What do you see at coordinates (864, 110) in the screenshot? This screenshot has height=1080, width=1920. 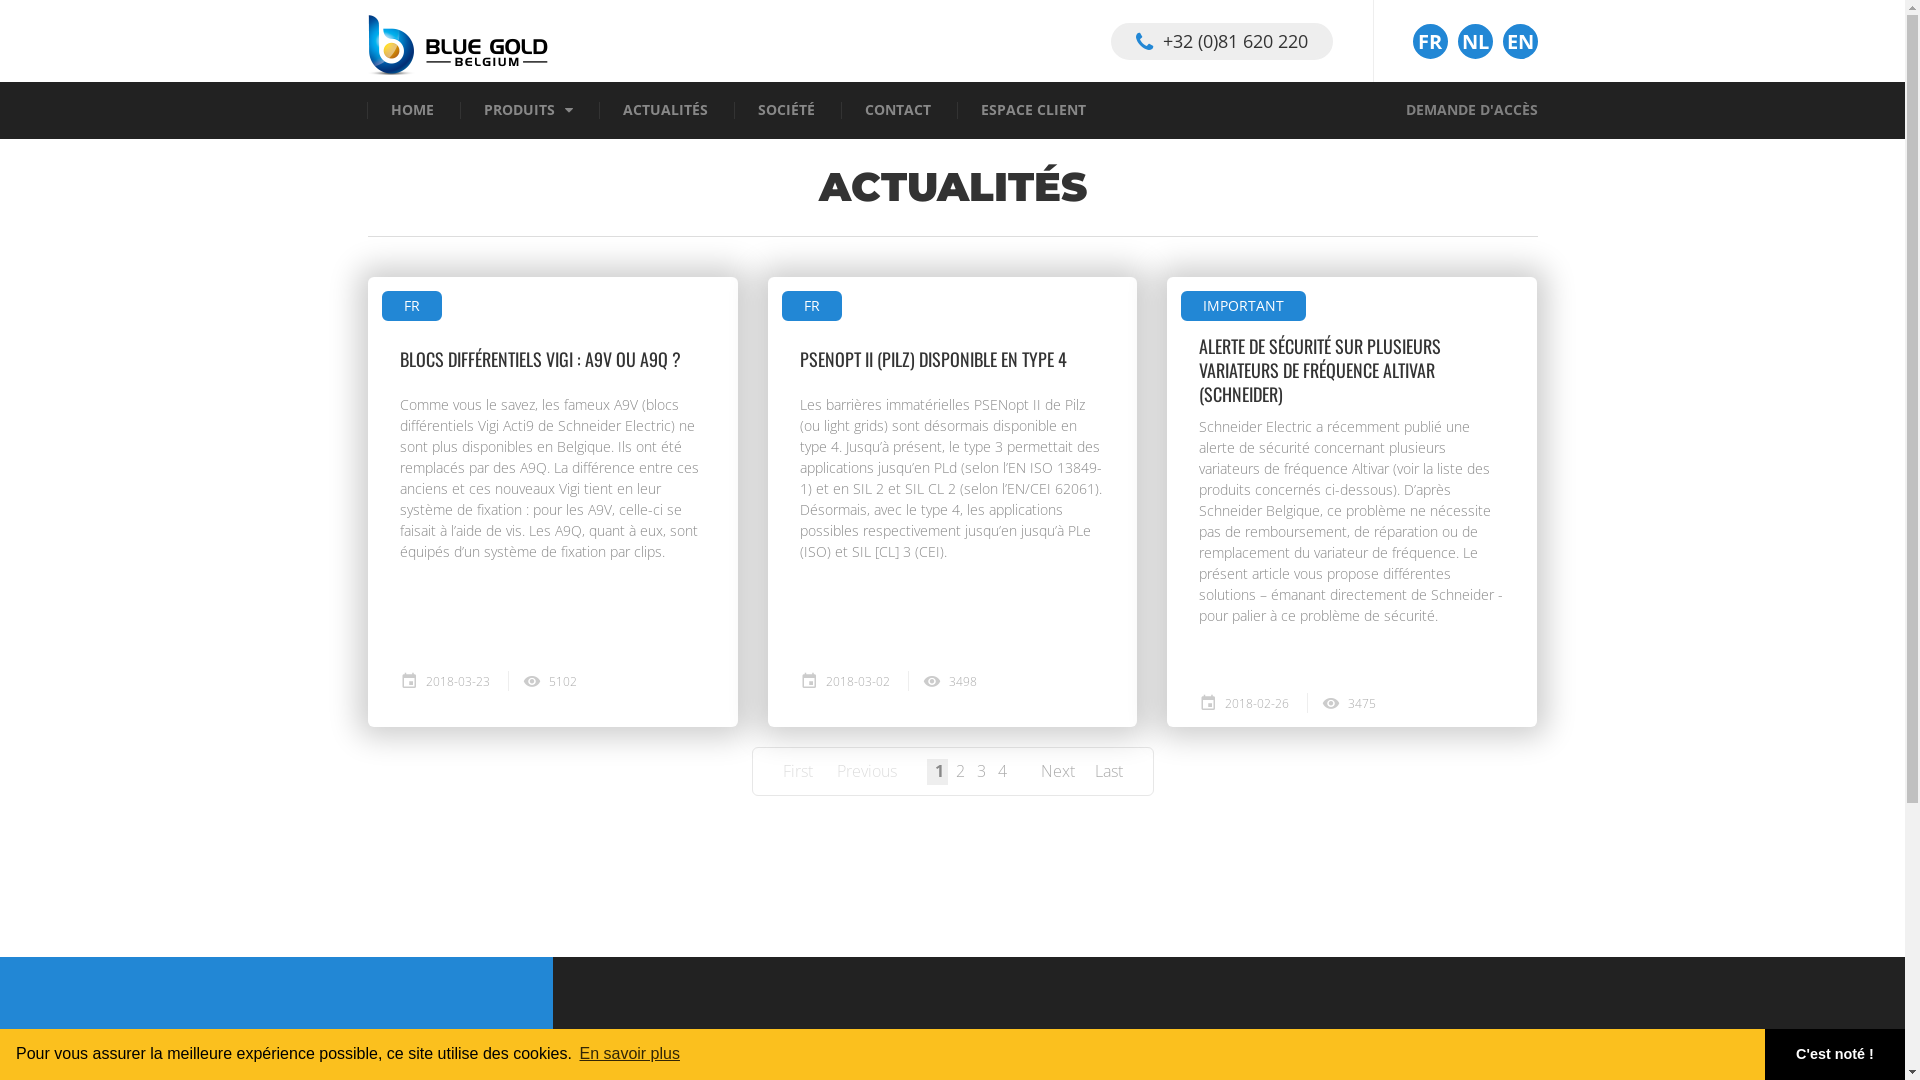 I see `'CONTACT'` at bounding box center [864, 110].